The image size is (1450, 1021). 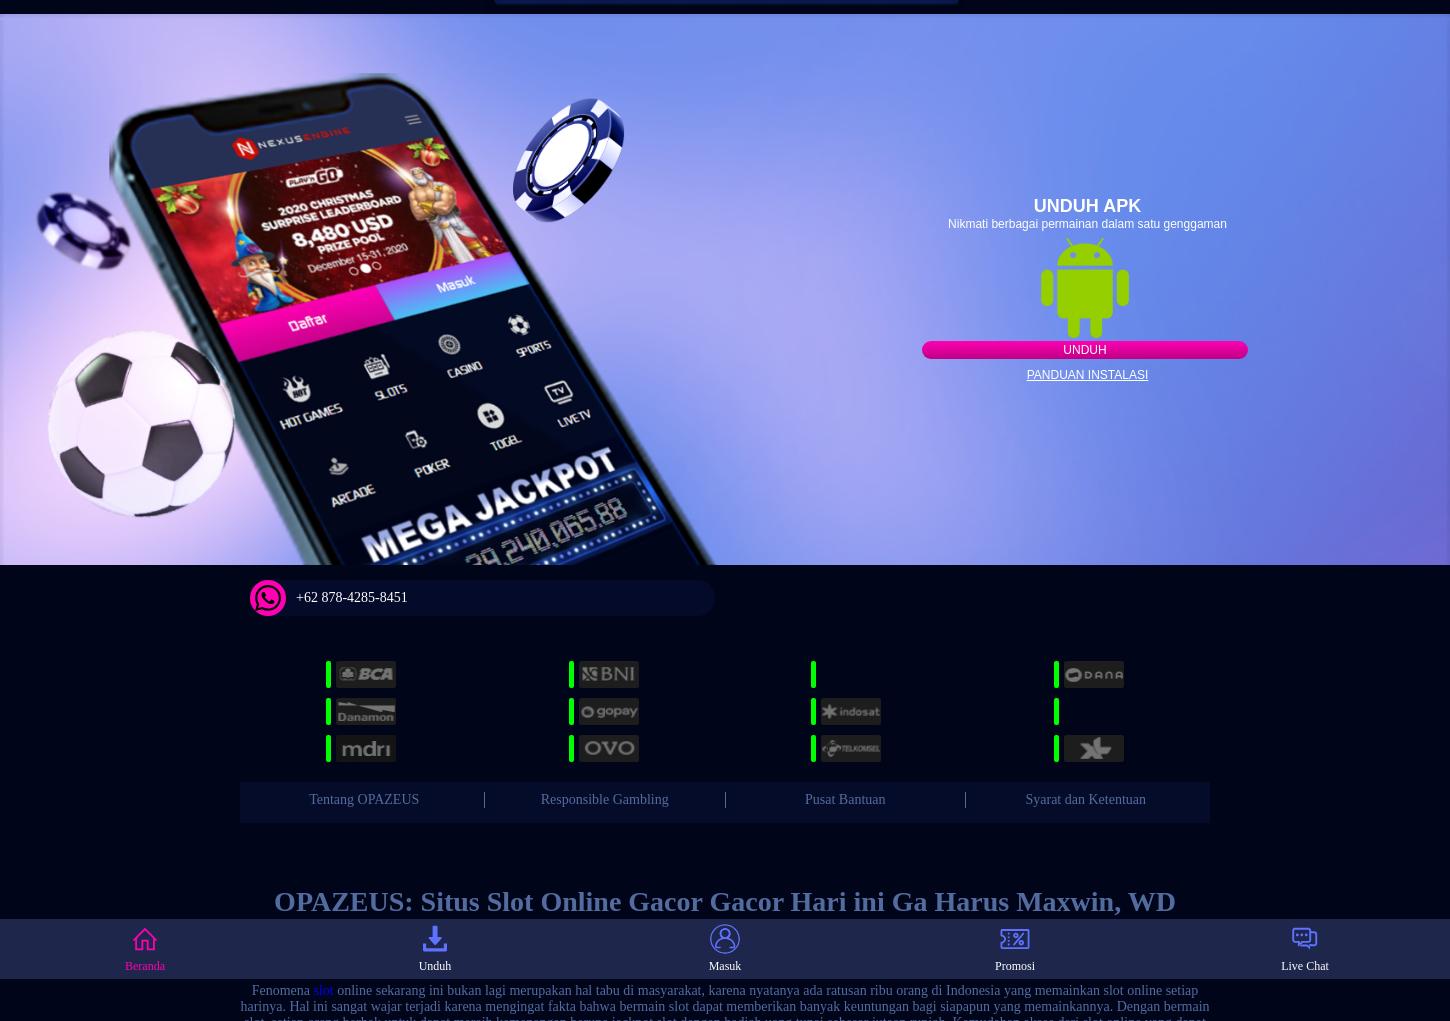 I want to click on 'Syarat dan Ketentuan', so click(x=1085, y=797).